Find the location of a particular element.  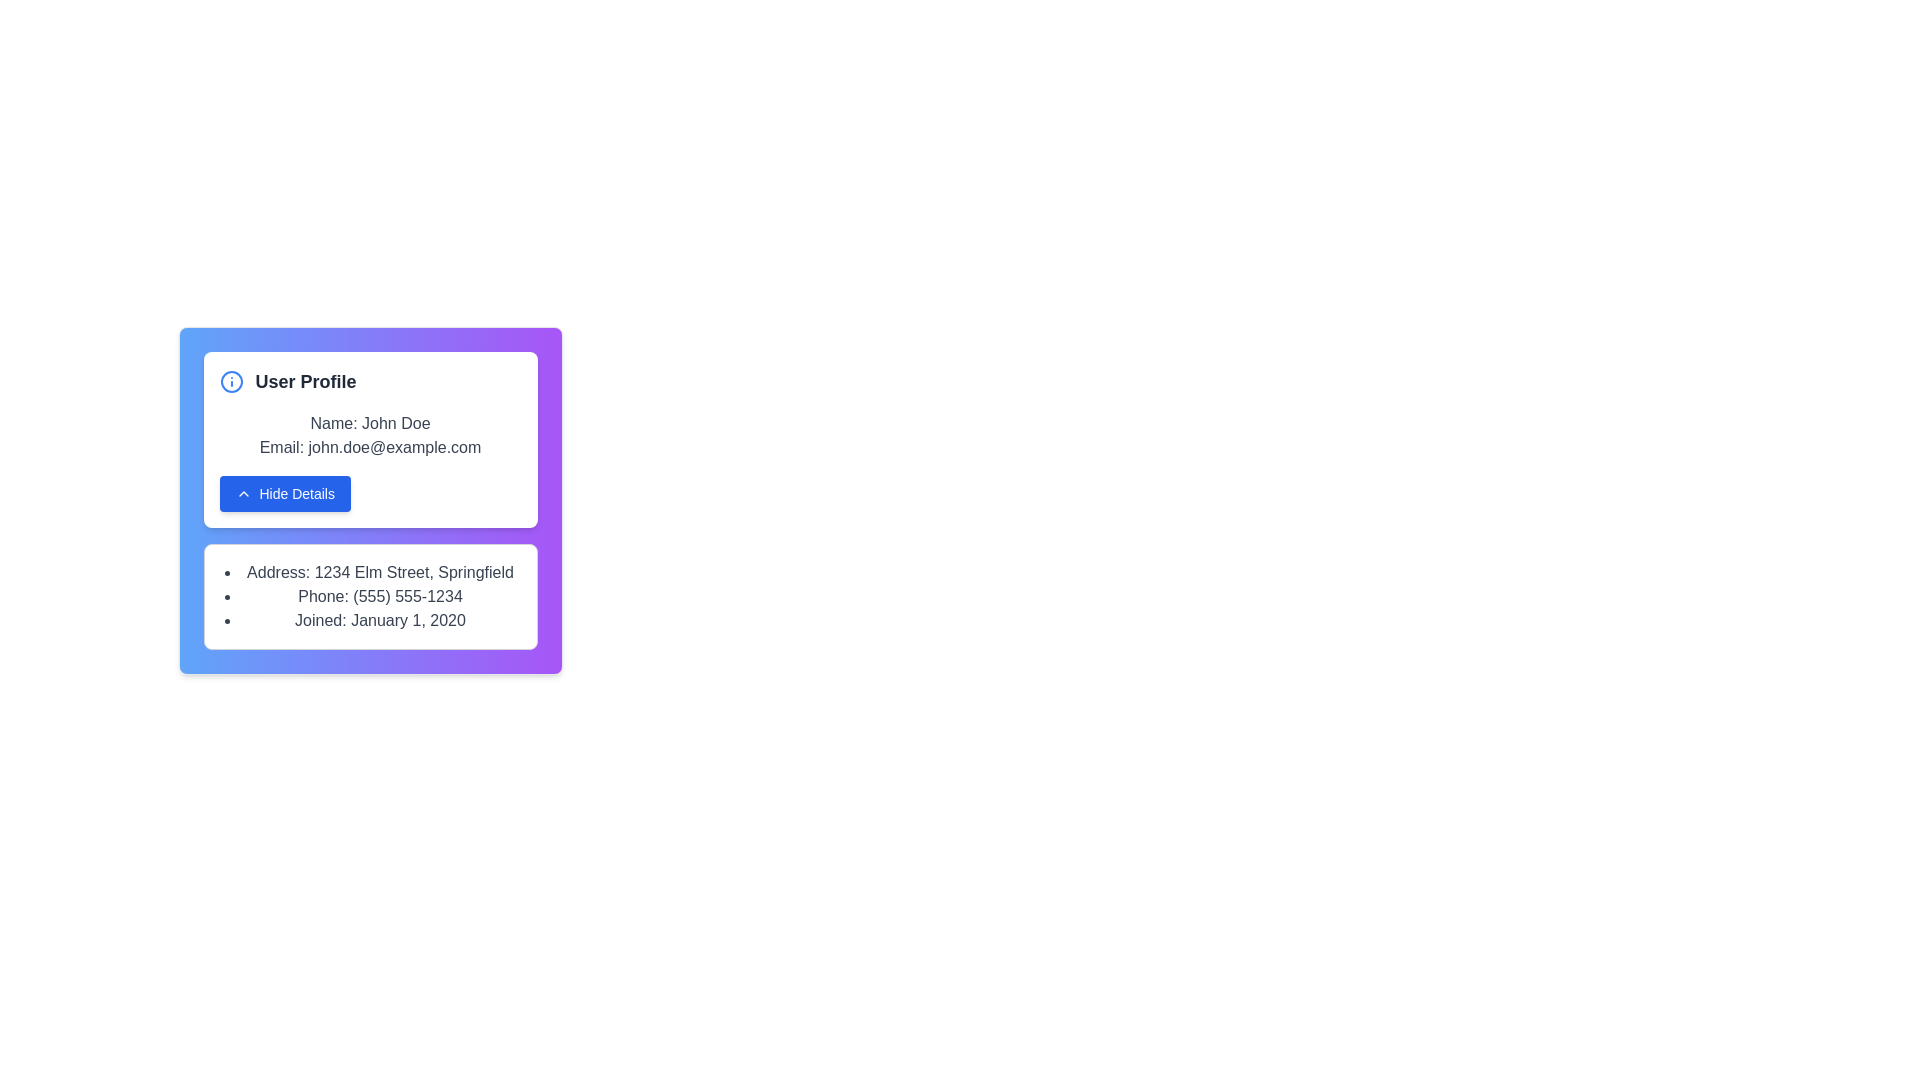

the static text displaying the user's phone number, which is located in the center-left part of the interface, below the 'Address' item and above the 'Joined' item in the bulleted list is located at coordinates (380, 596).